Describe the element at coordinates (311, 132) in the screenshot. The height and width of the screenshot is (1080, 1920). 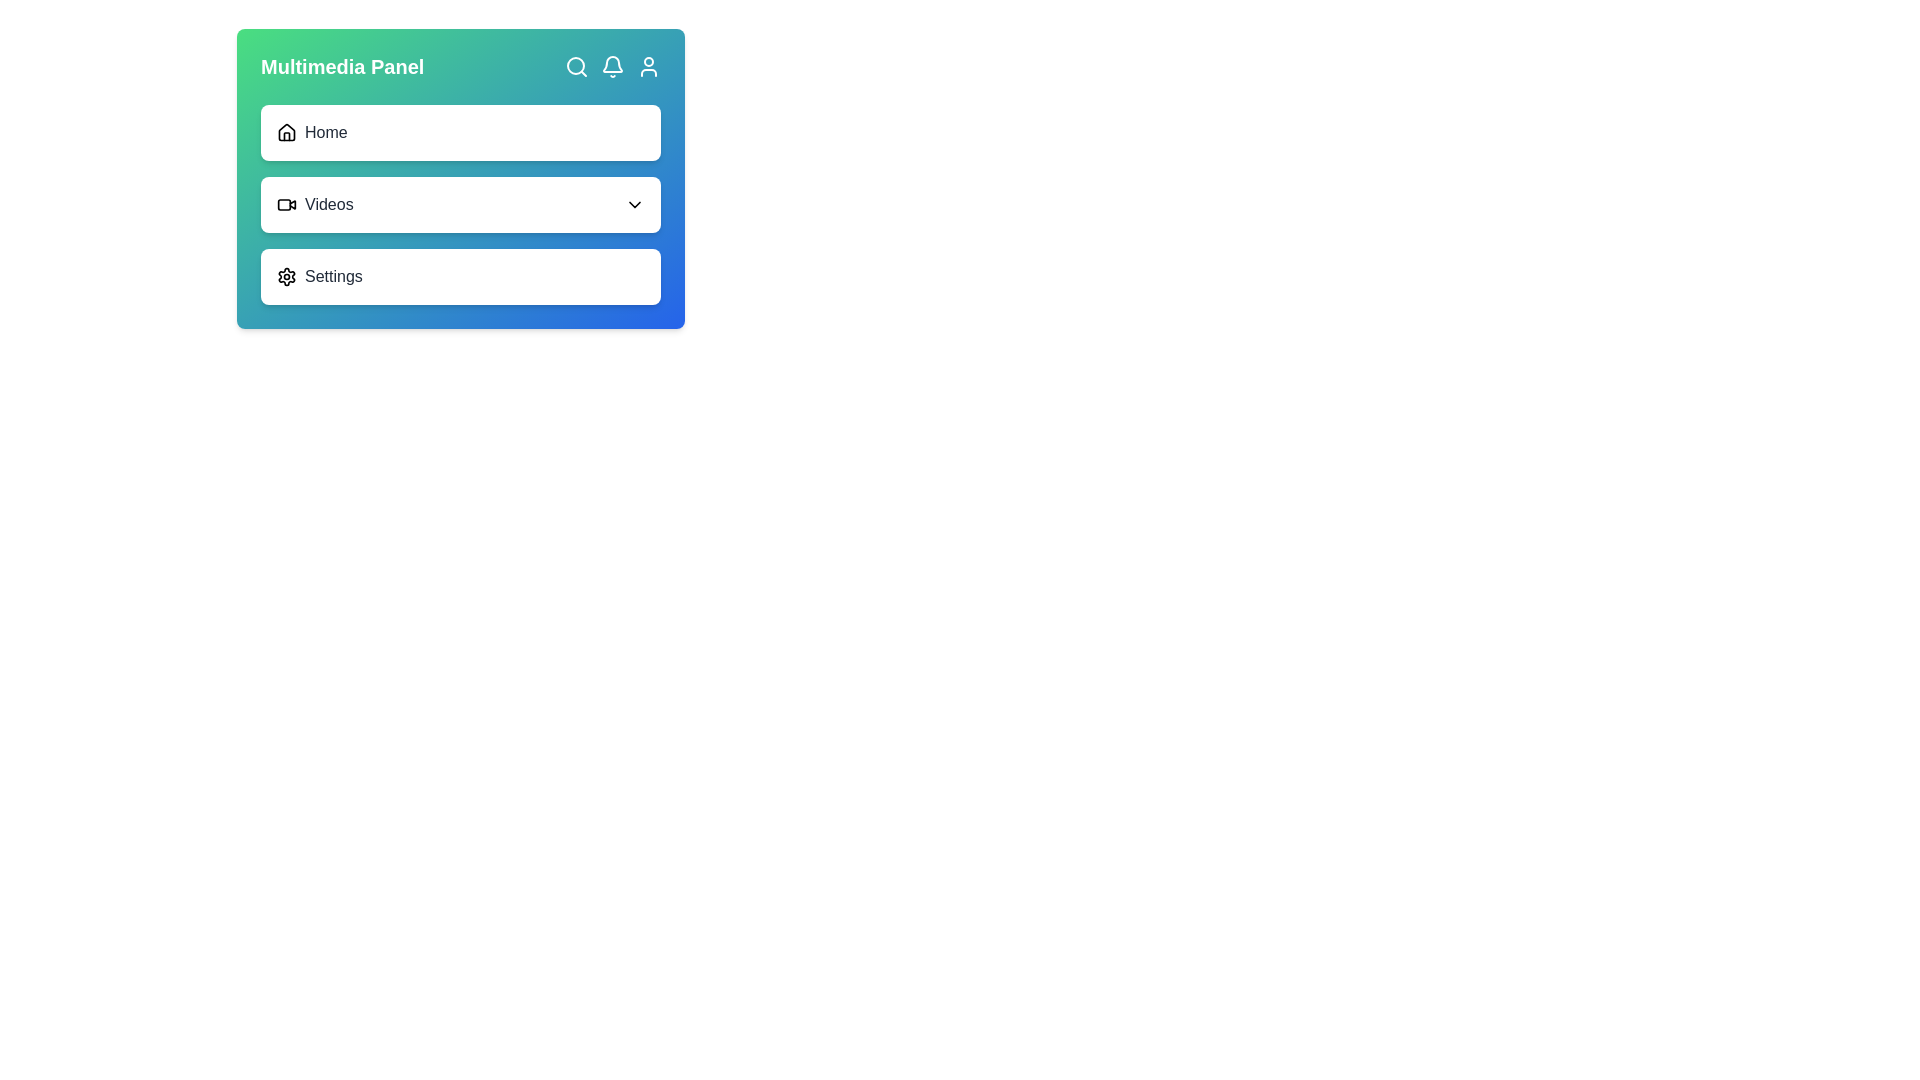
I see `the 'Home' navigation item located in the upper-left section of the 'Multimedia Panel' overlay` at that location.